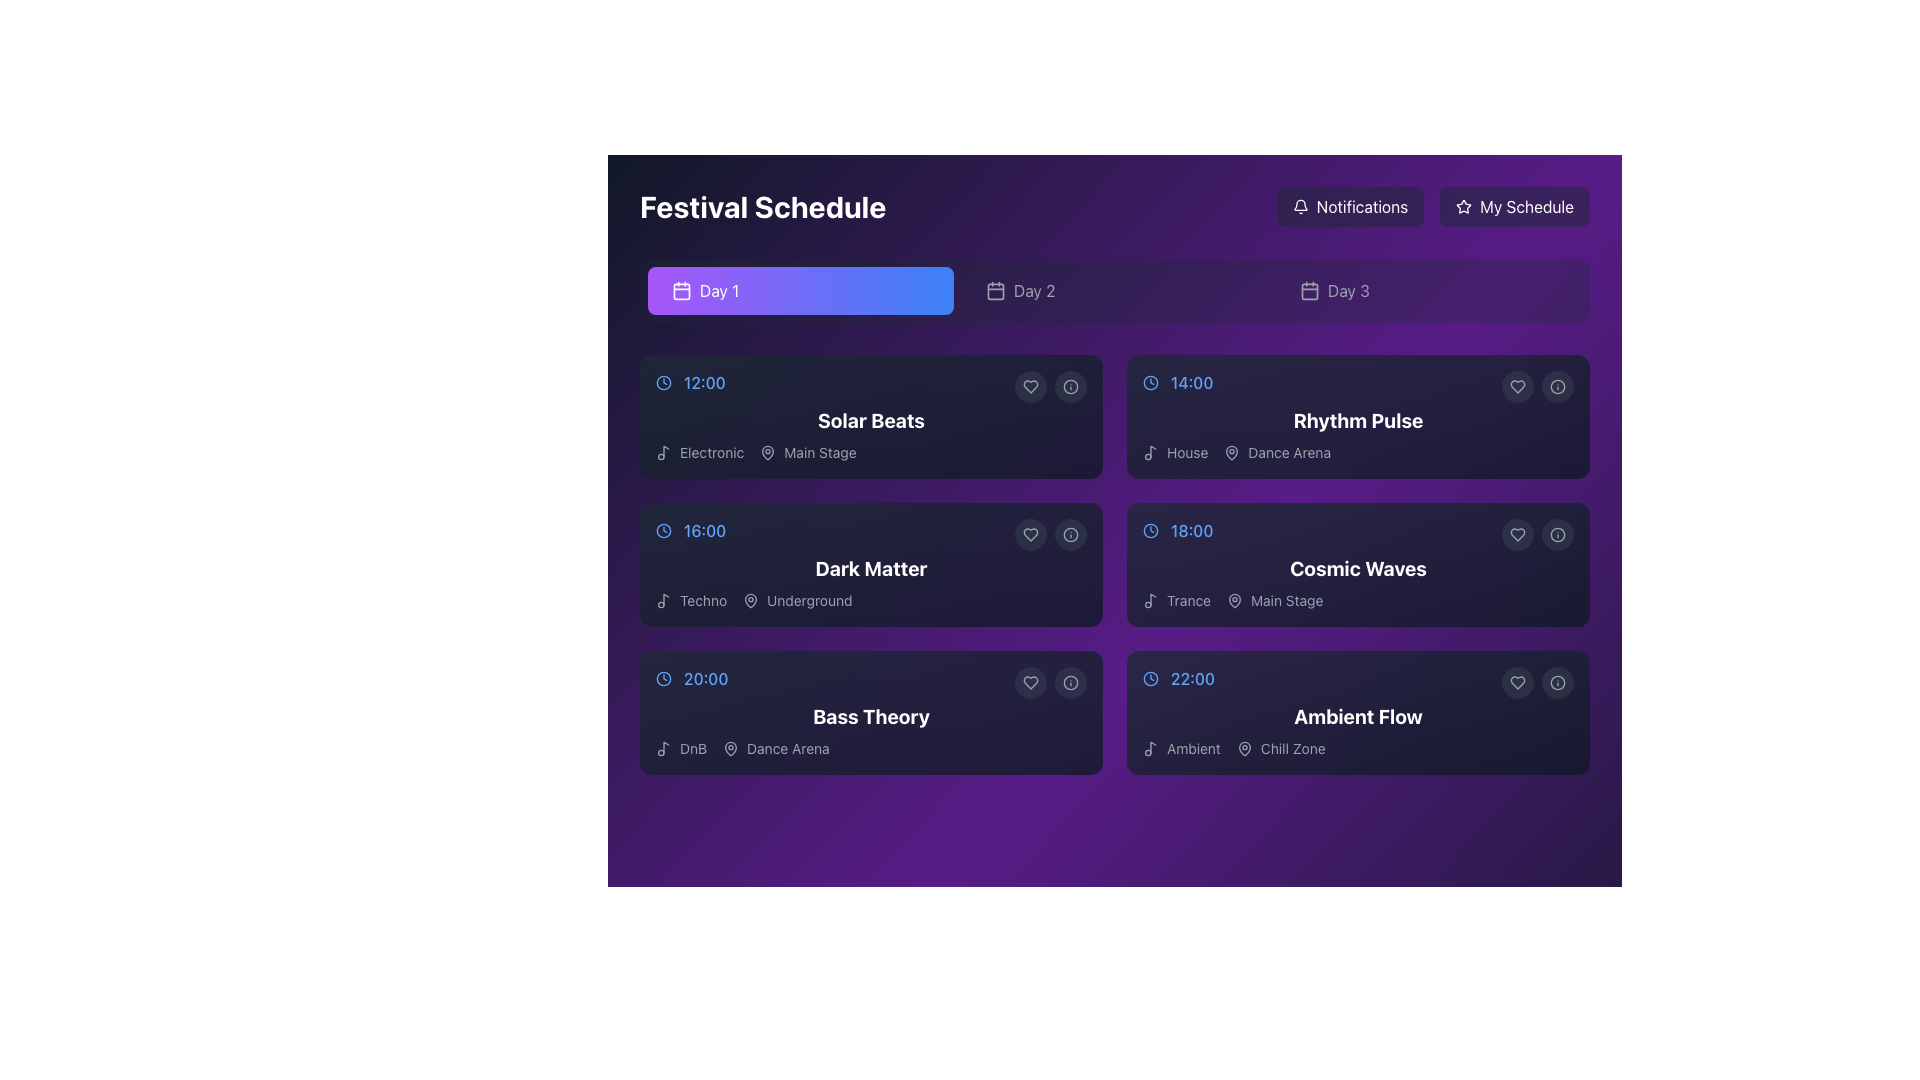  Describe the element at coordinates (871, 569) in the screenshot. I see `the text label indicating the event titled 'Dark Matter', which is located below the '16:00' timestamp and above the texts 'Techno' and 'Underground'` at that location.